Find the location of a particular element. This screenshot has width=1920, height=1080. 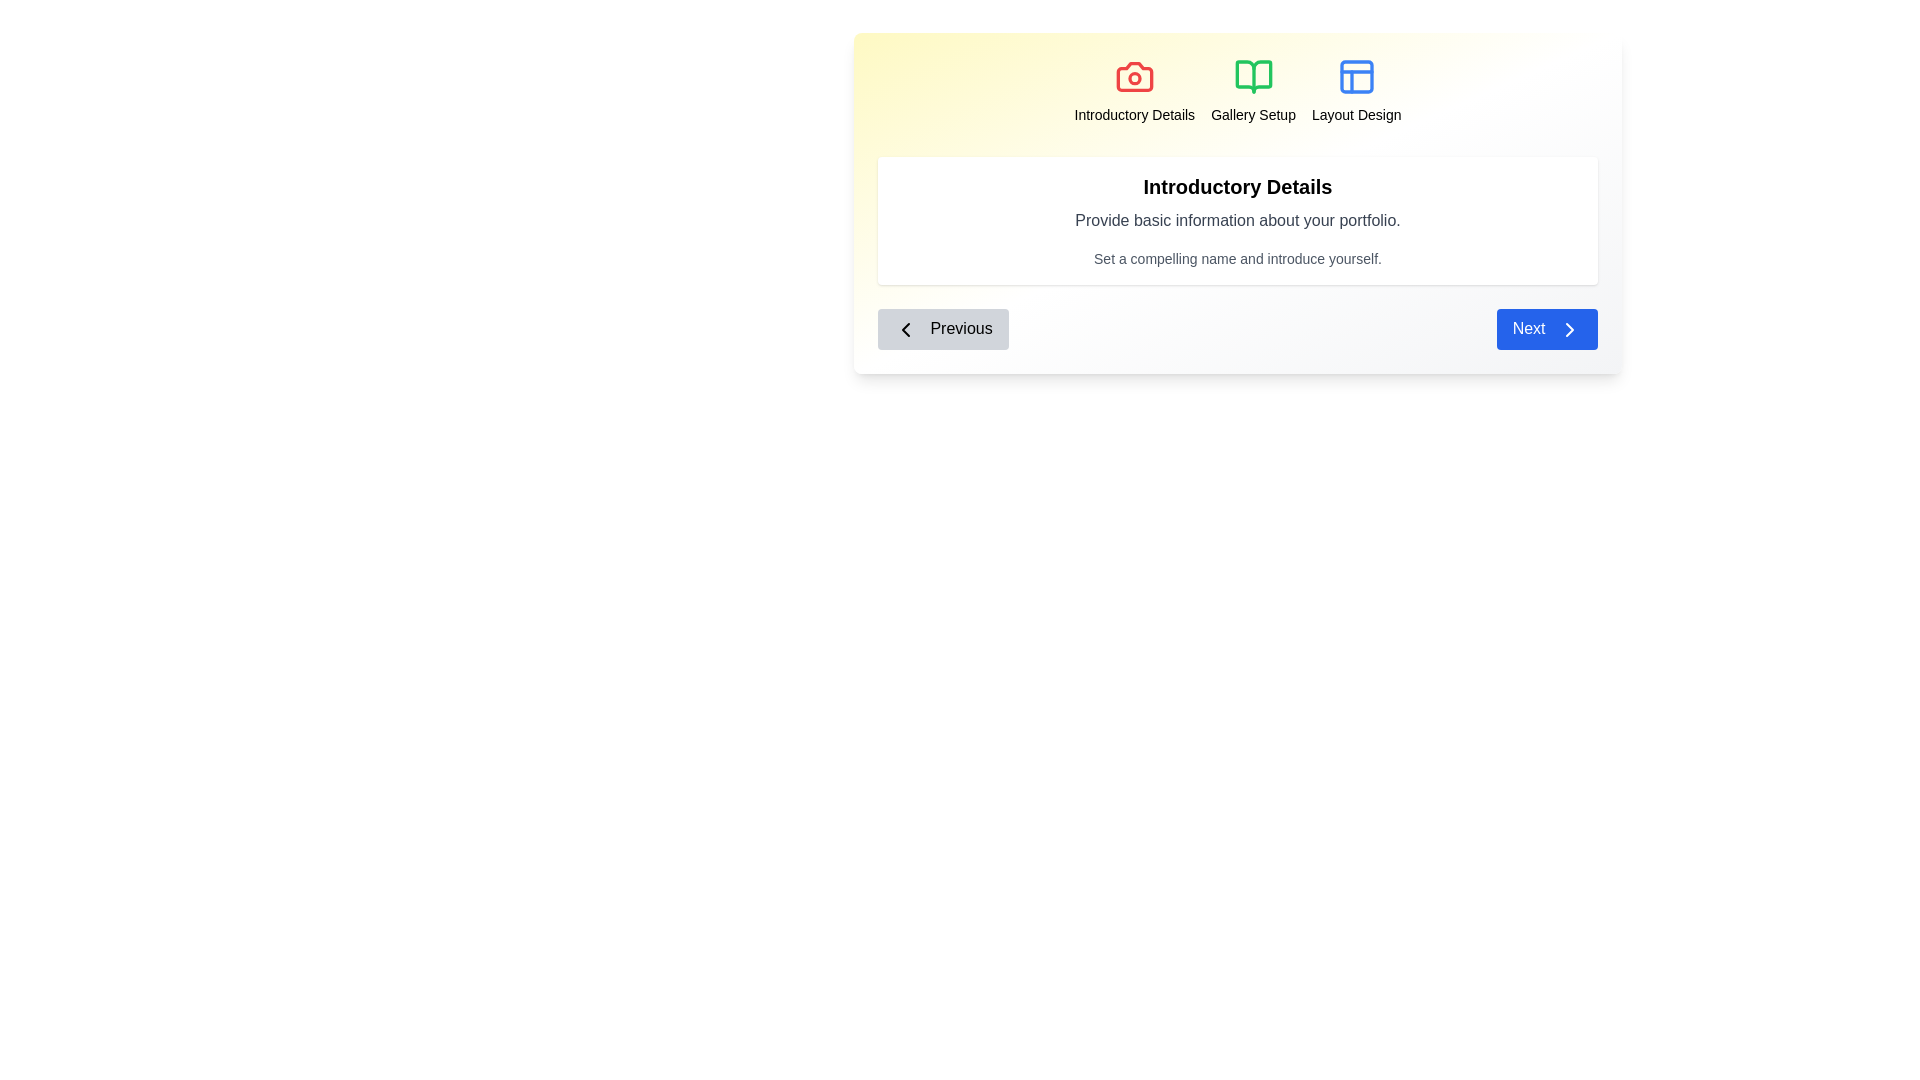

the camera icon that represents the 'Introductory Details' step in the navigation section, which is the leftmost icon in a row of three is located at coordinates (1134, 76).